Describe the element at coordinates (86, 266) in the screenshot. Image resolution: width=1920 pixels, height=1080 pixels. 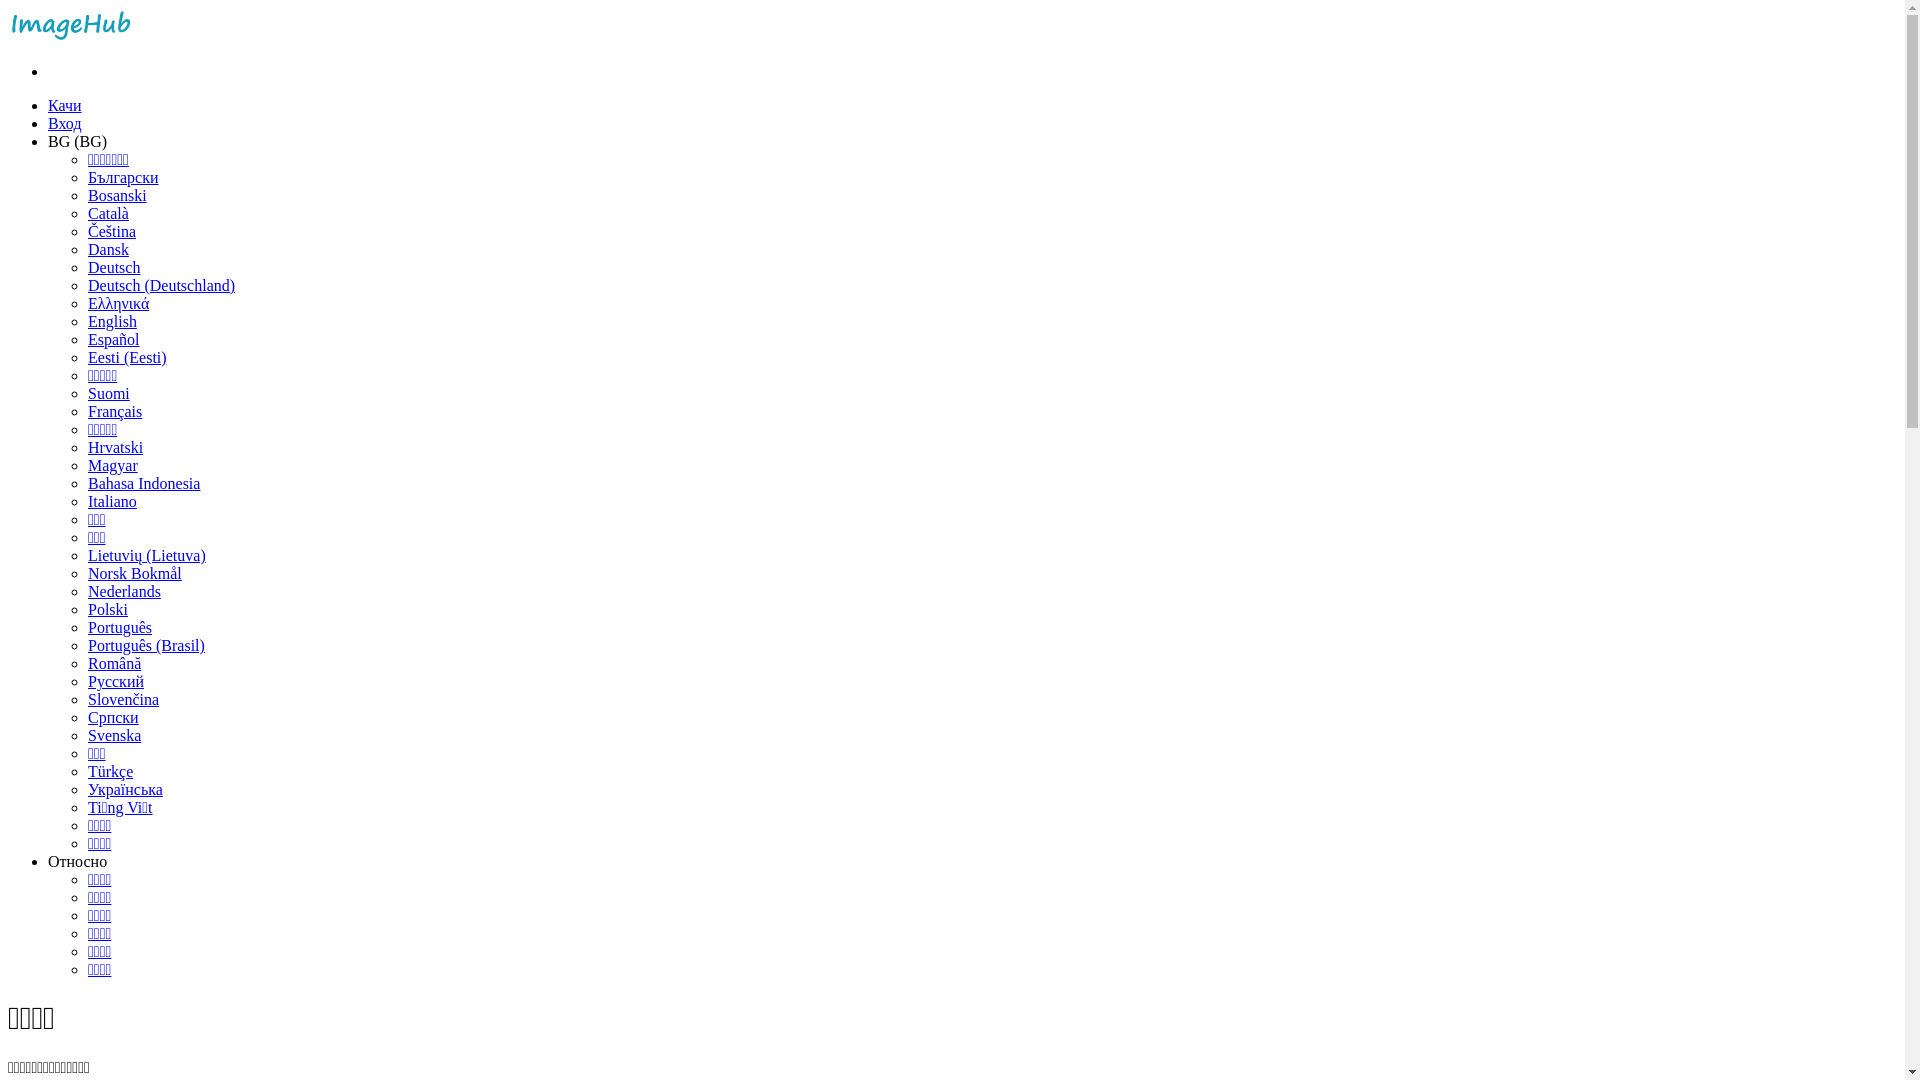
I see `'Deutsch'` at that location.